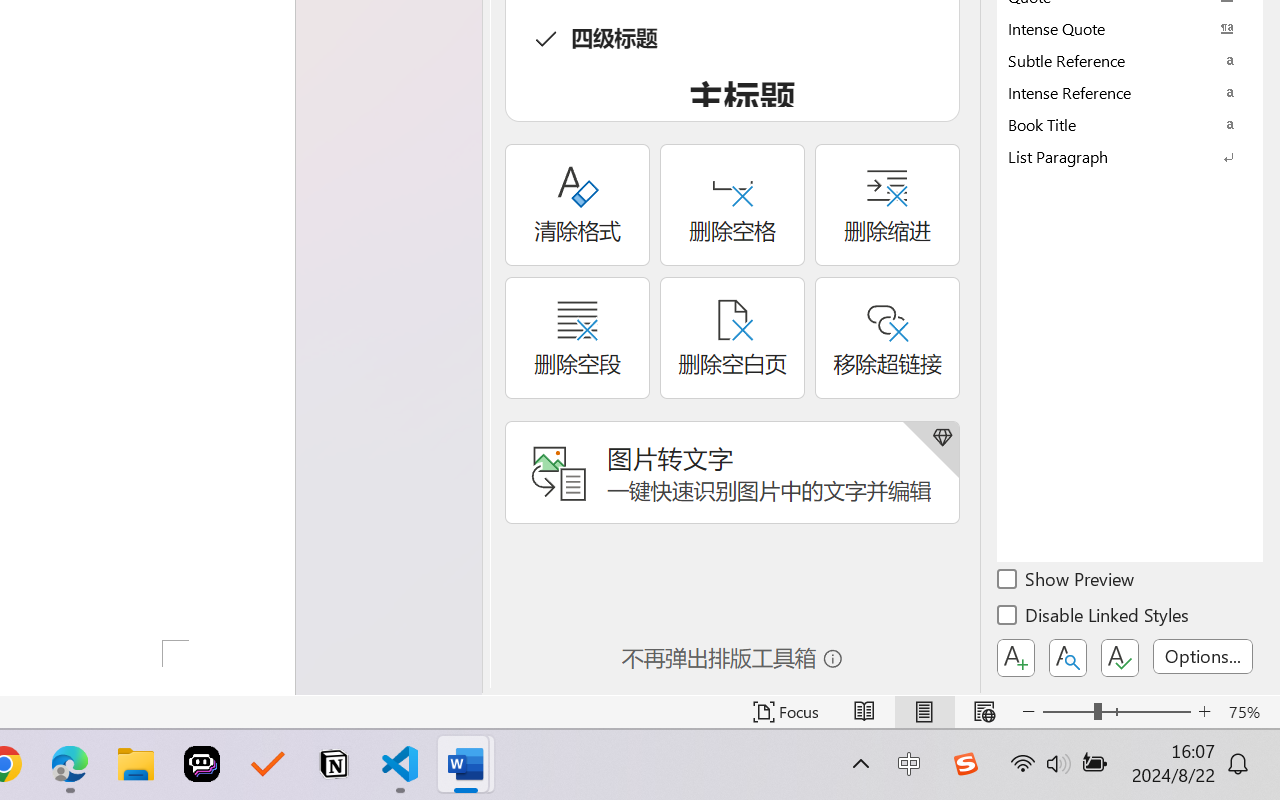  What do you see at coordinates (923, 711) in the screenshot?
I see `'Print Layout'` at bounding box center [923, 711].